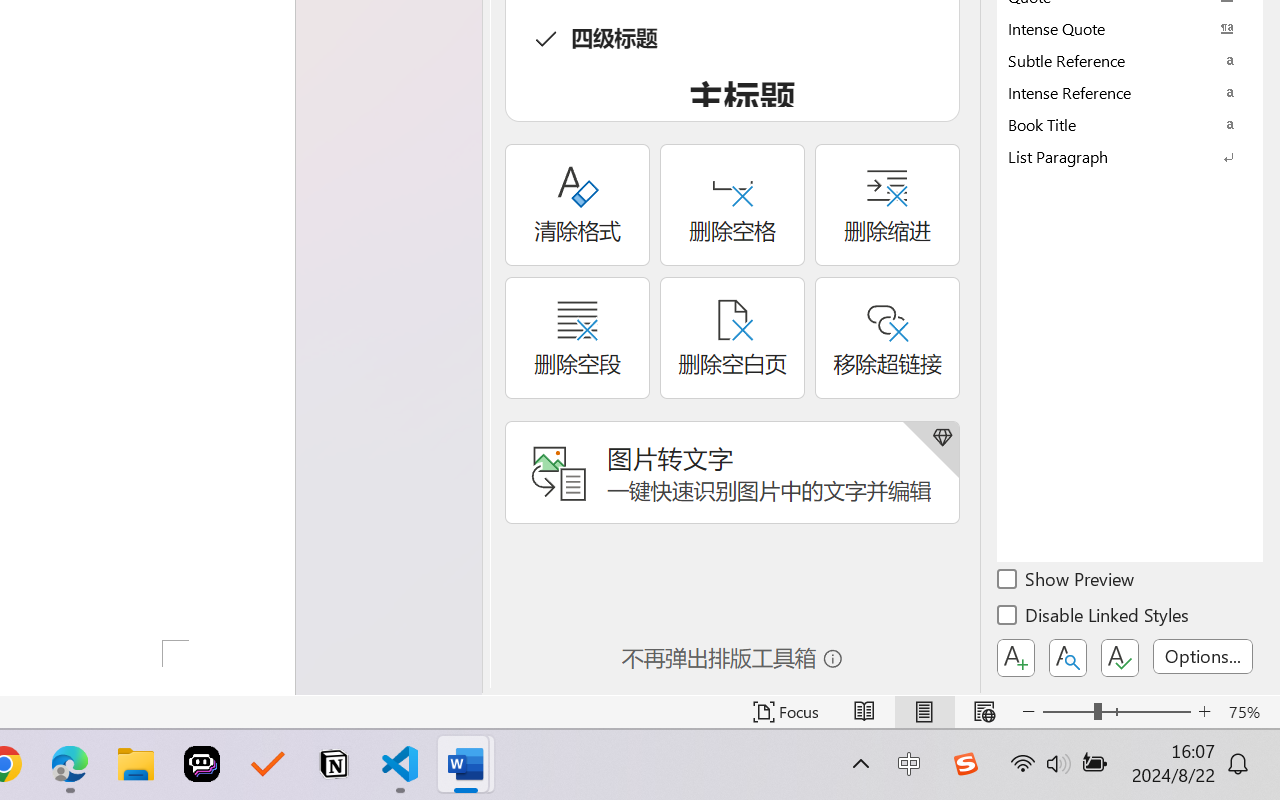  What do you see at coordinates (923, 711) in the screenshot?
I see `'Print Layout'` at bounding box center [923, 711].